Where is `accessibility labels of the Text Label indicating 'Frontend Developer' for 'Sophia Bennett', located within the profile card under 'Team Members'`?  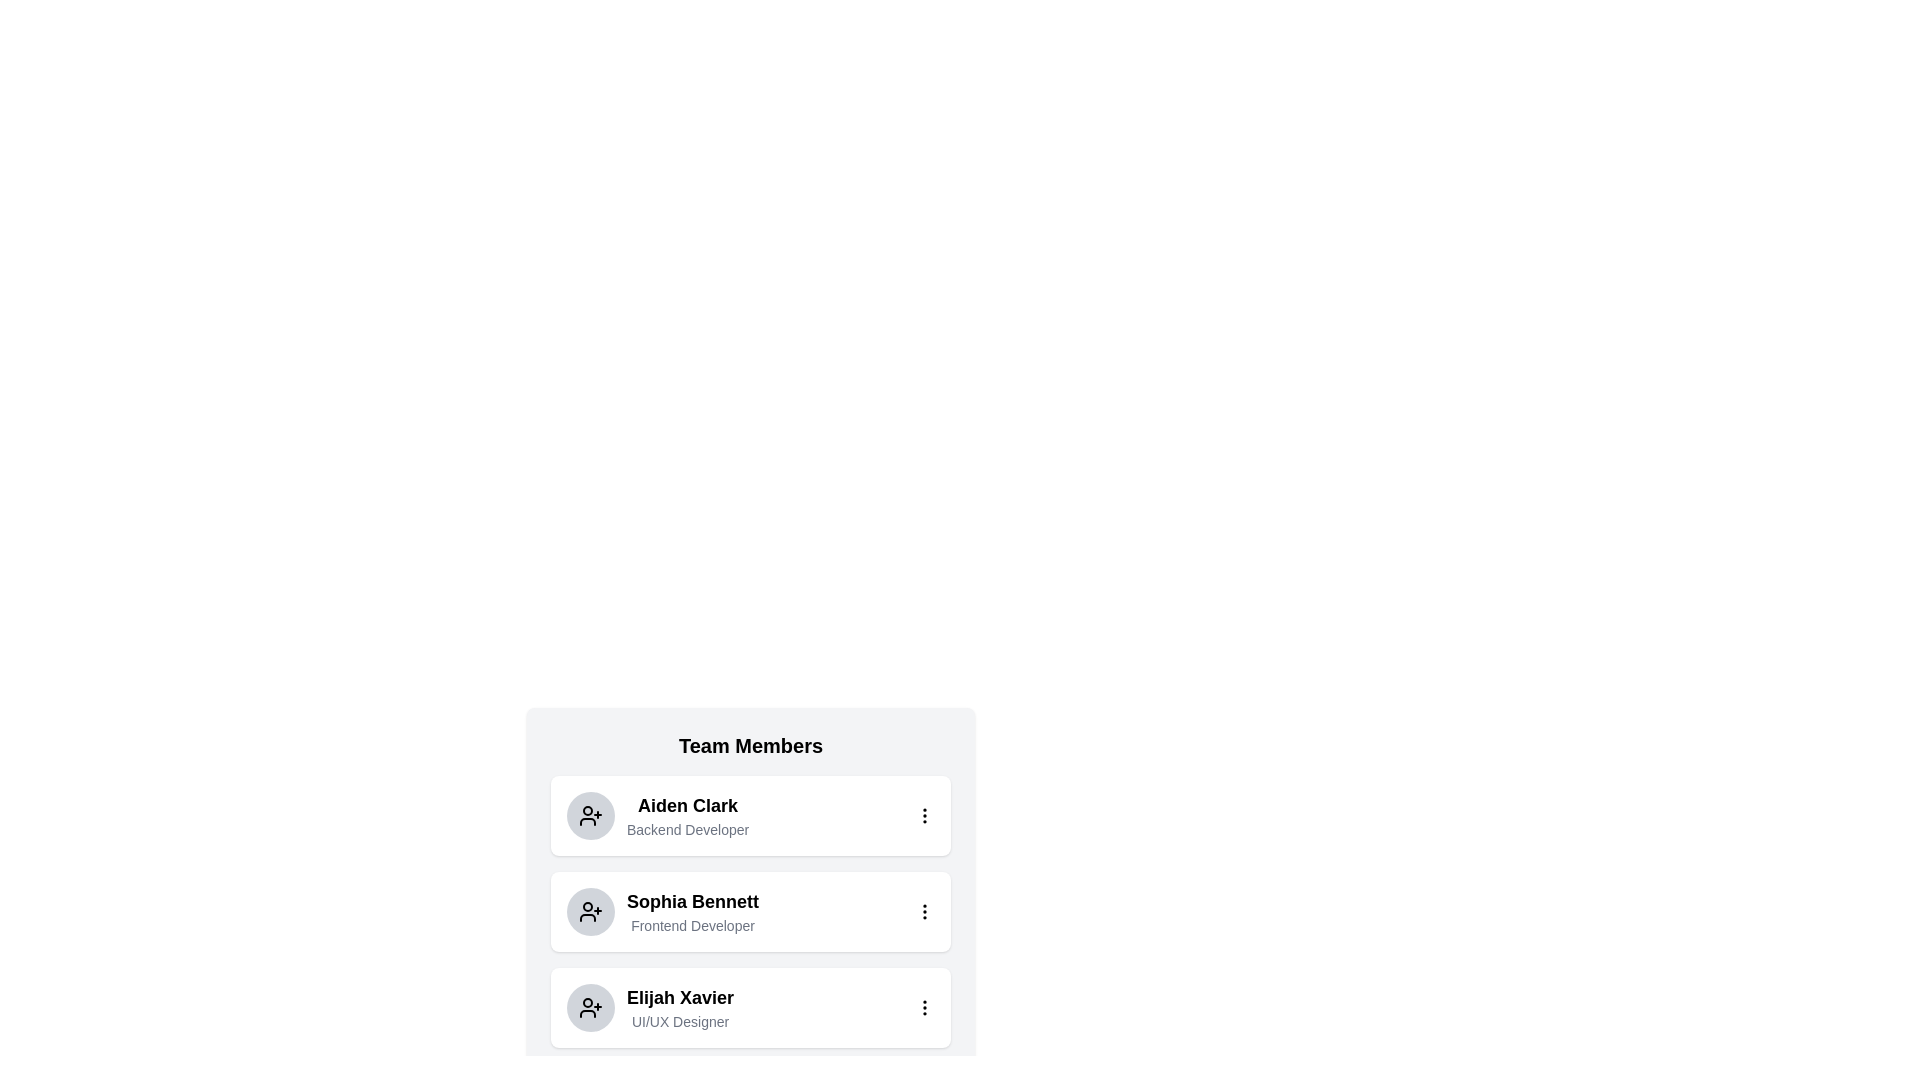 accessibility labels of the Text Label indicating 'Frontend Developer' for 'Sophia Bennett', located within the profile card under 'Team Members' is located at coordinates (692, 925).